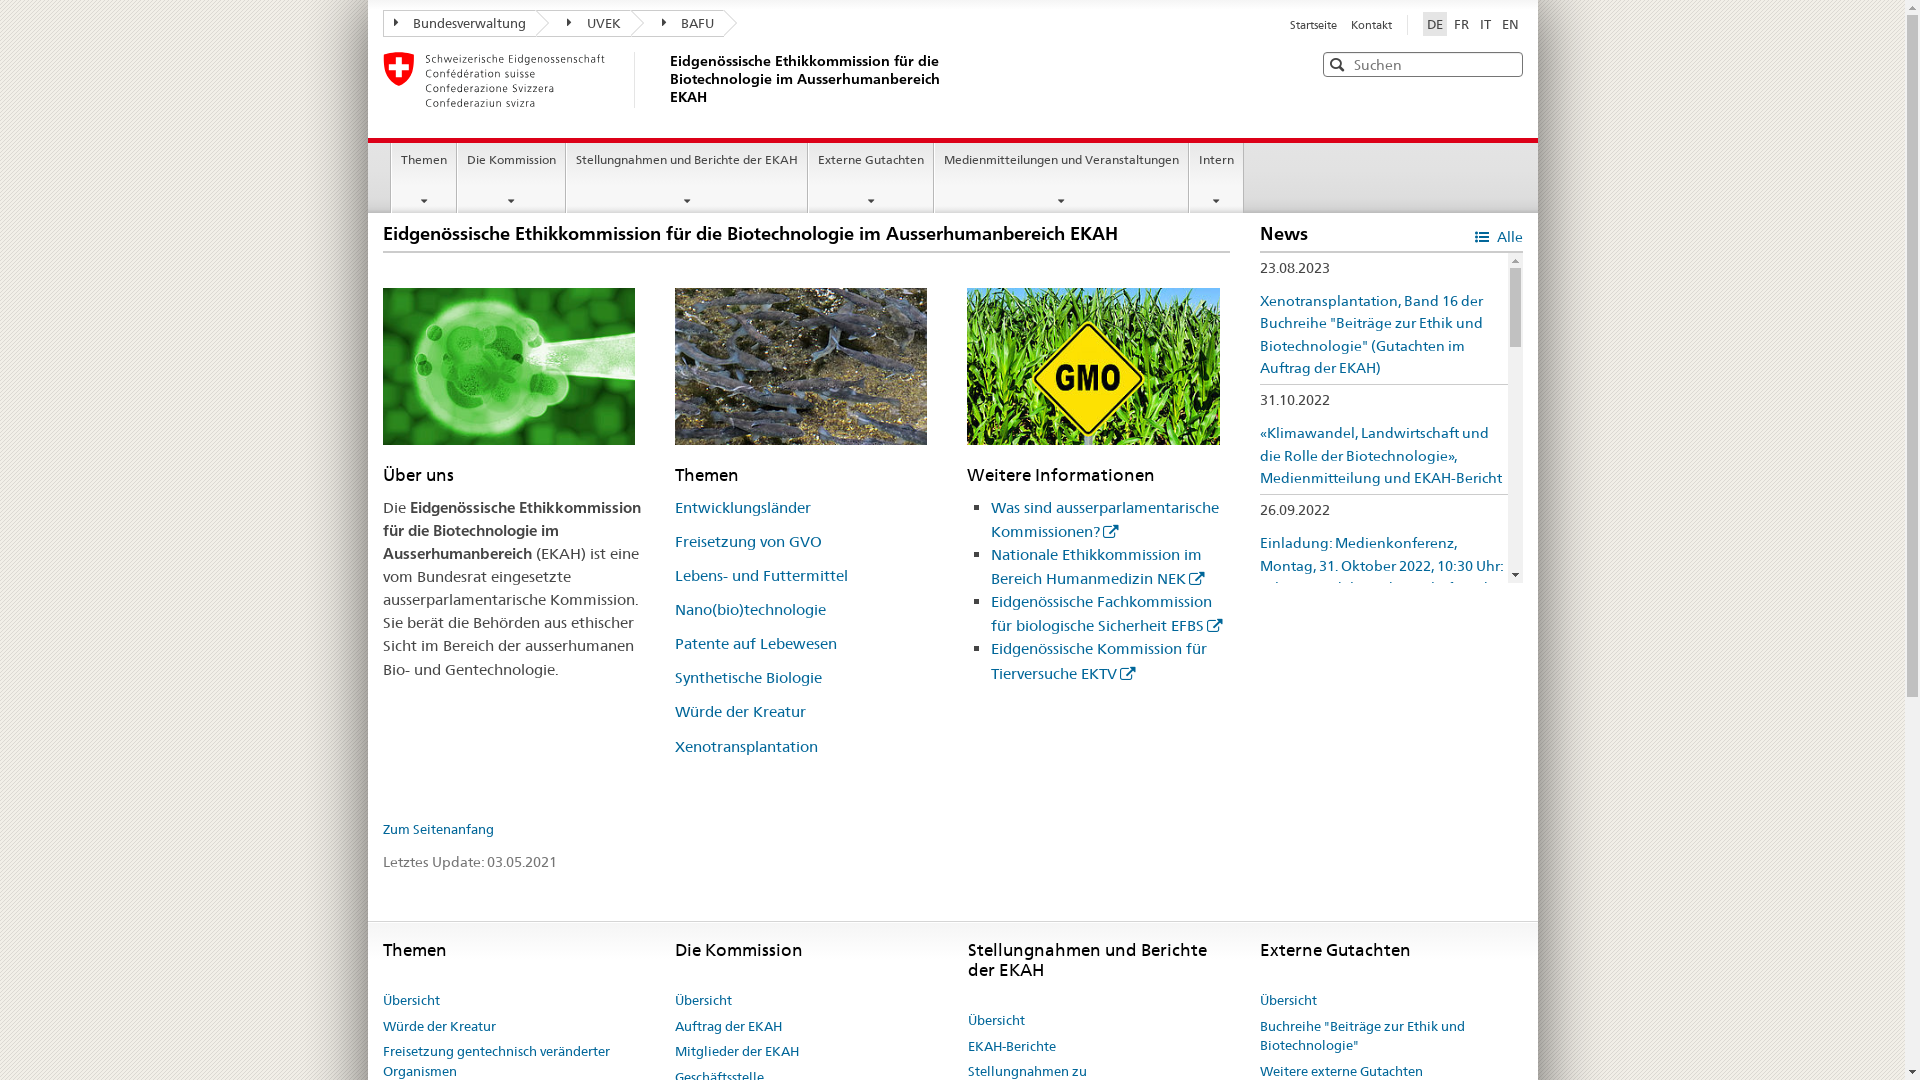 The image size is (1920, 1080). What do you see at coordinates (511, 176) in the screenshot?
I see `'Die Kommission'` at bounding box center [511, 176].